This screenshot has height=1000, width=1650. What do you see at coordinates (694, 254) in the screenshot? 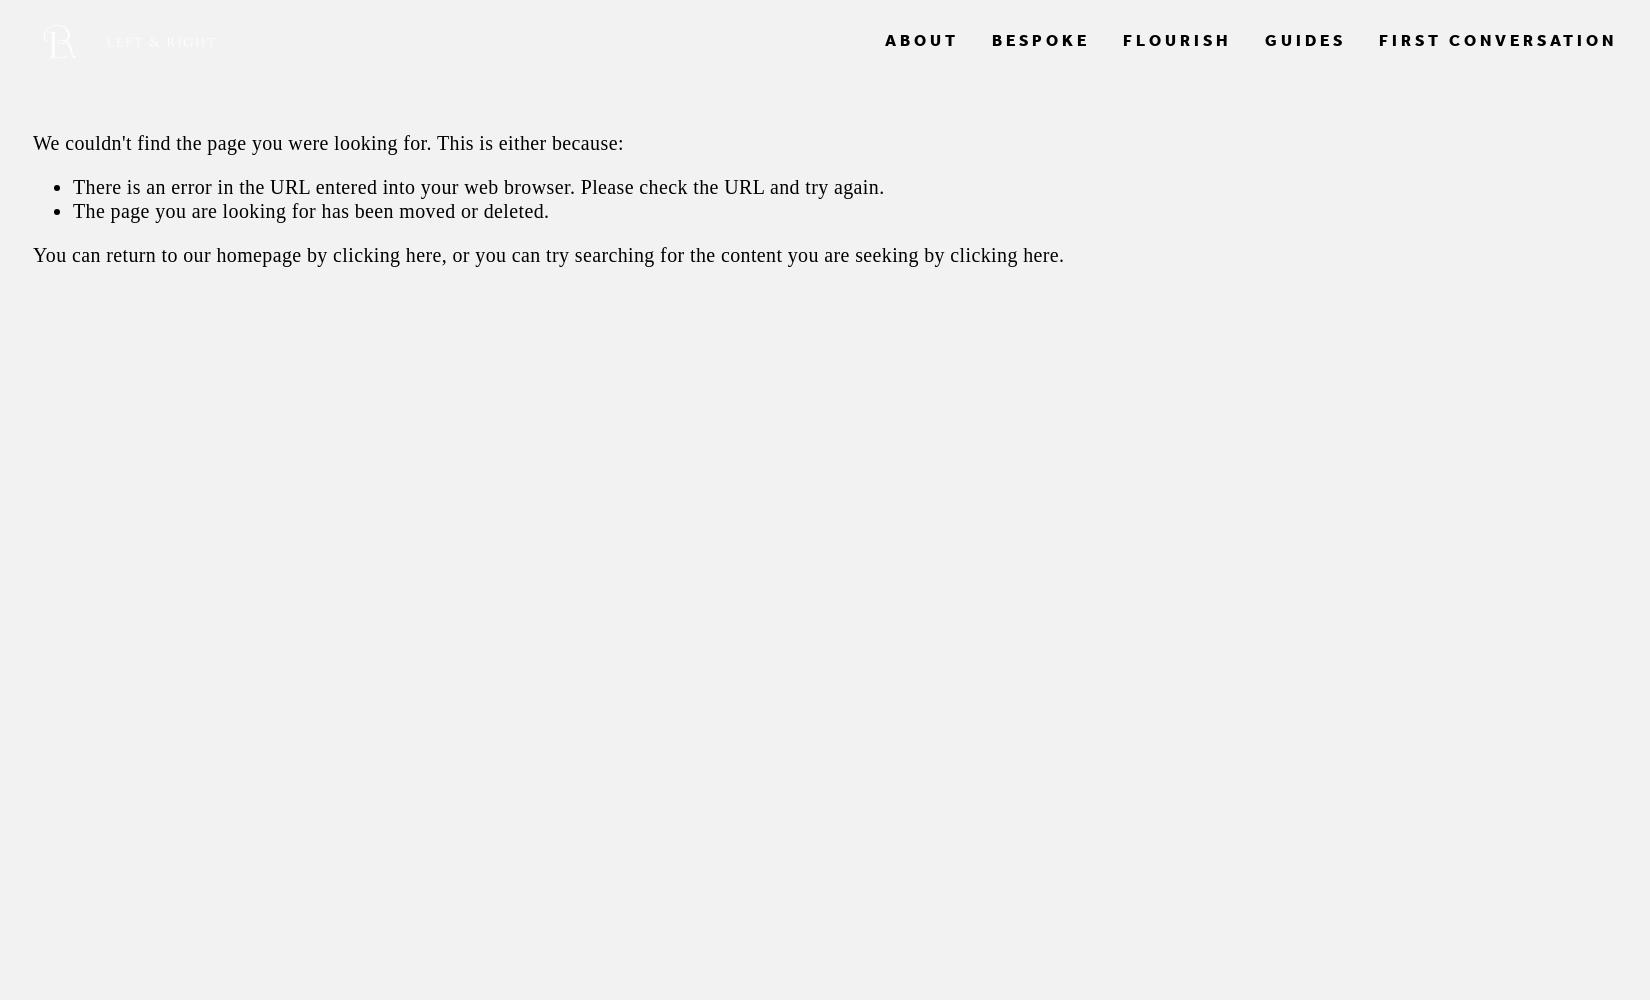
I see `', or you can try searching for the
  content you are seeking by'` at bounding box center [694, 254].